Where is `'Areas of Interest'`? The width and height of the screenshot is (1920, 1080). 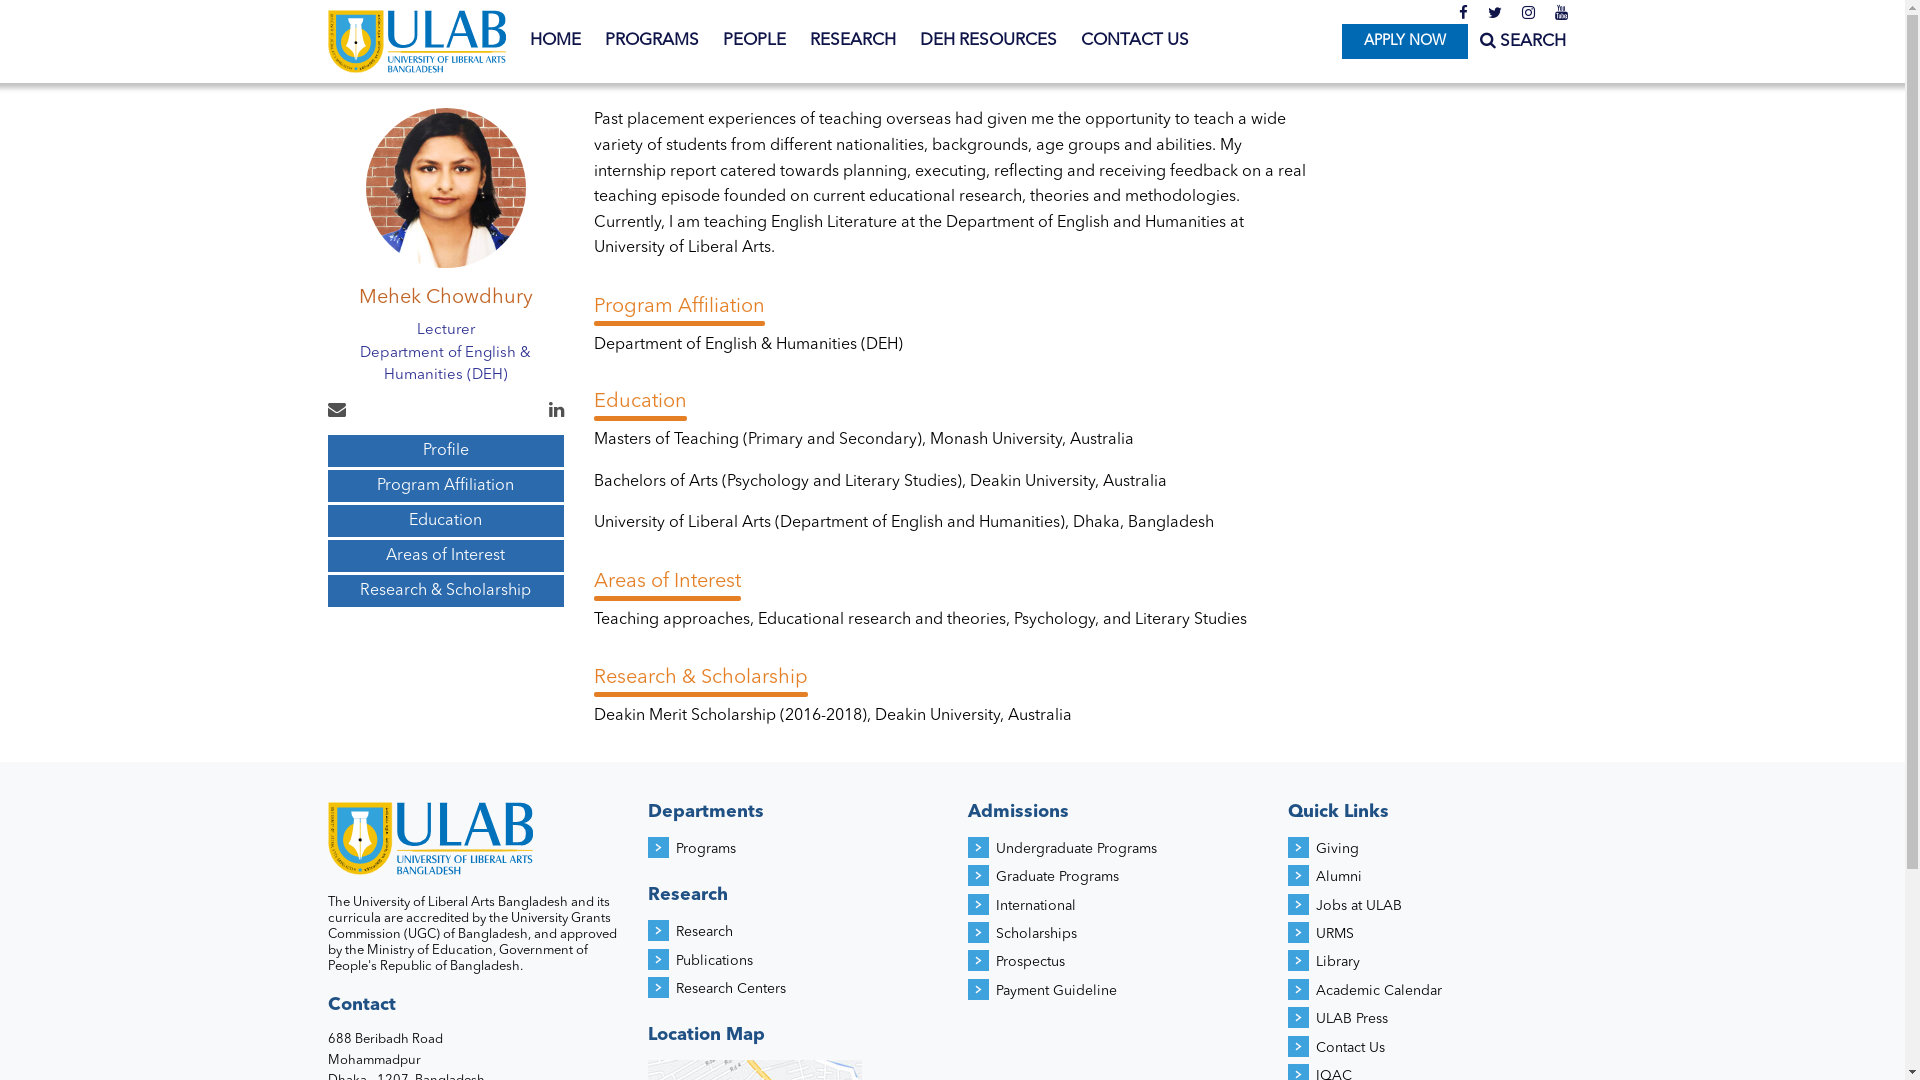
'Areas of Interest' is located at coordinates (445, 555).